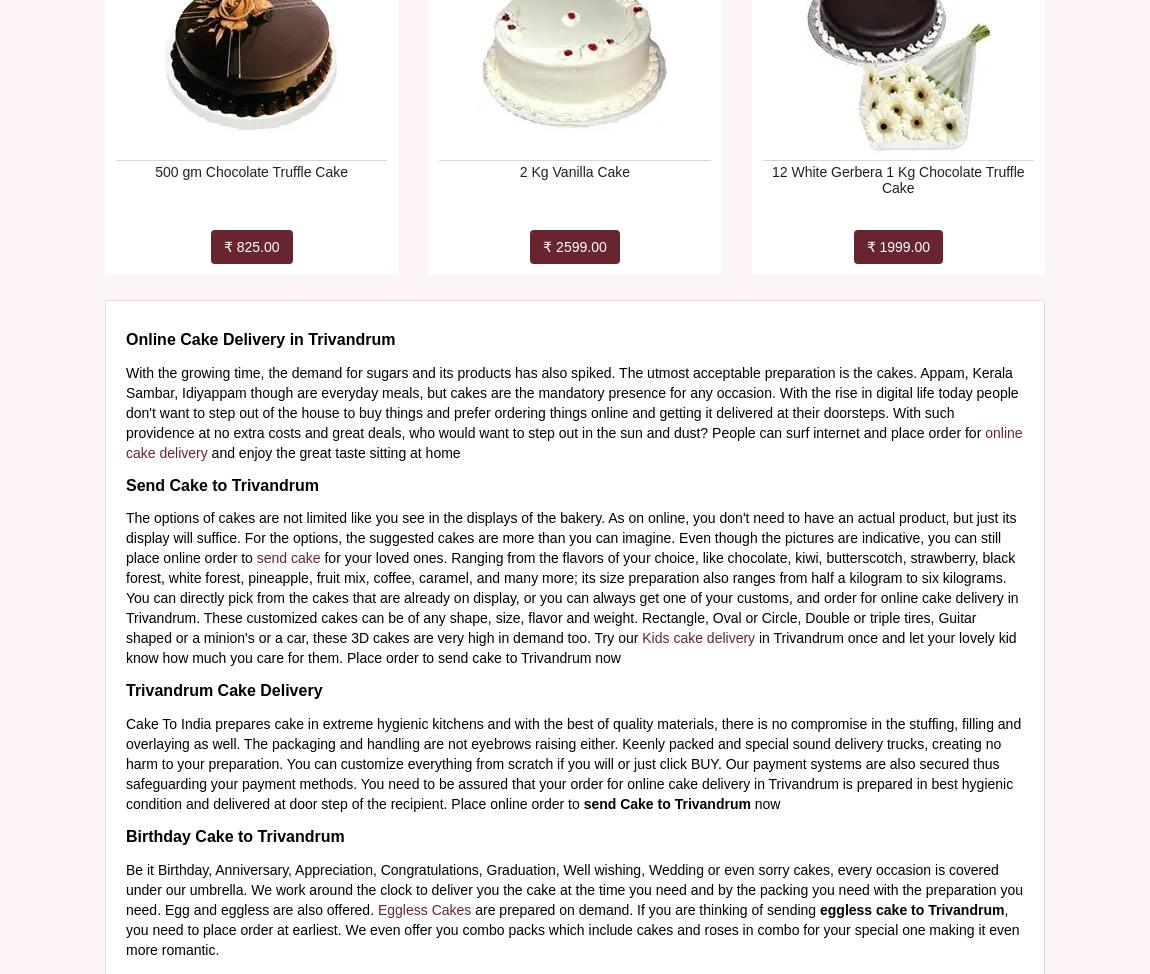  I want to click on 'Eggless Cakes', so click(424, 908).